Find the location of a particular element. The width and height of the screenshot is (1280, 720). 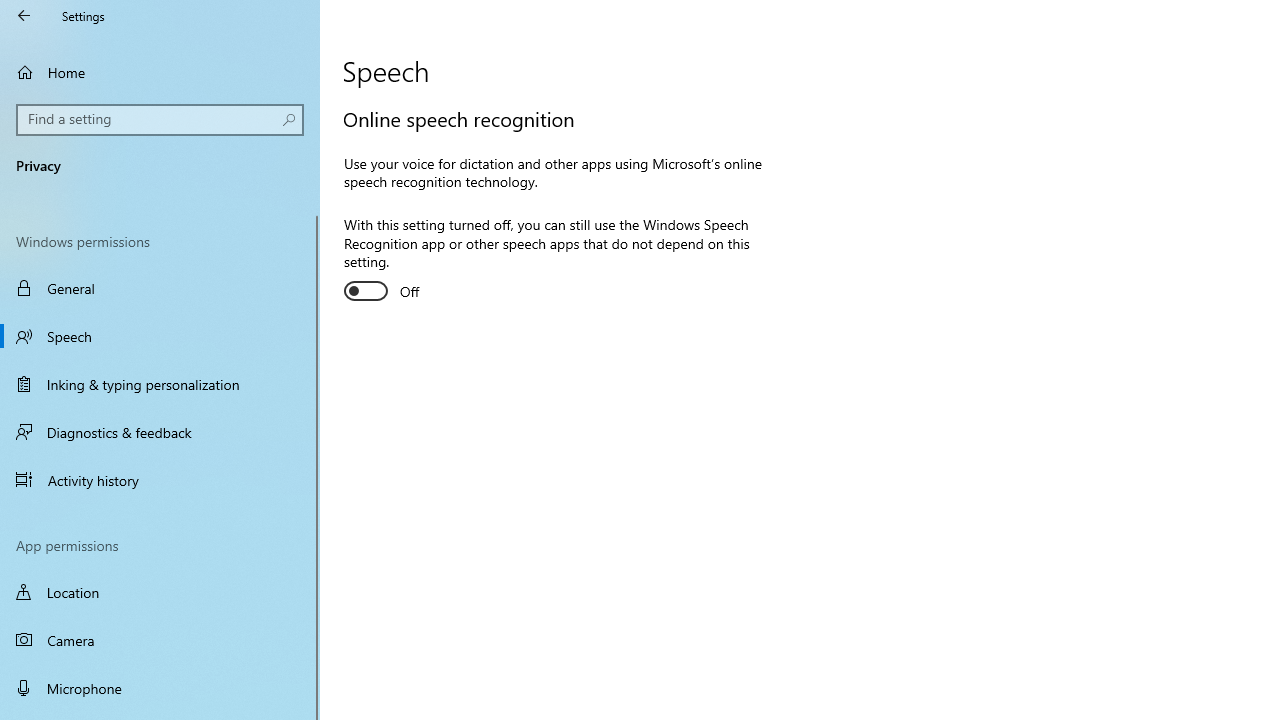

'Inking & typing personalization' is located at coordinates (160, 384).